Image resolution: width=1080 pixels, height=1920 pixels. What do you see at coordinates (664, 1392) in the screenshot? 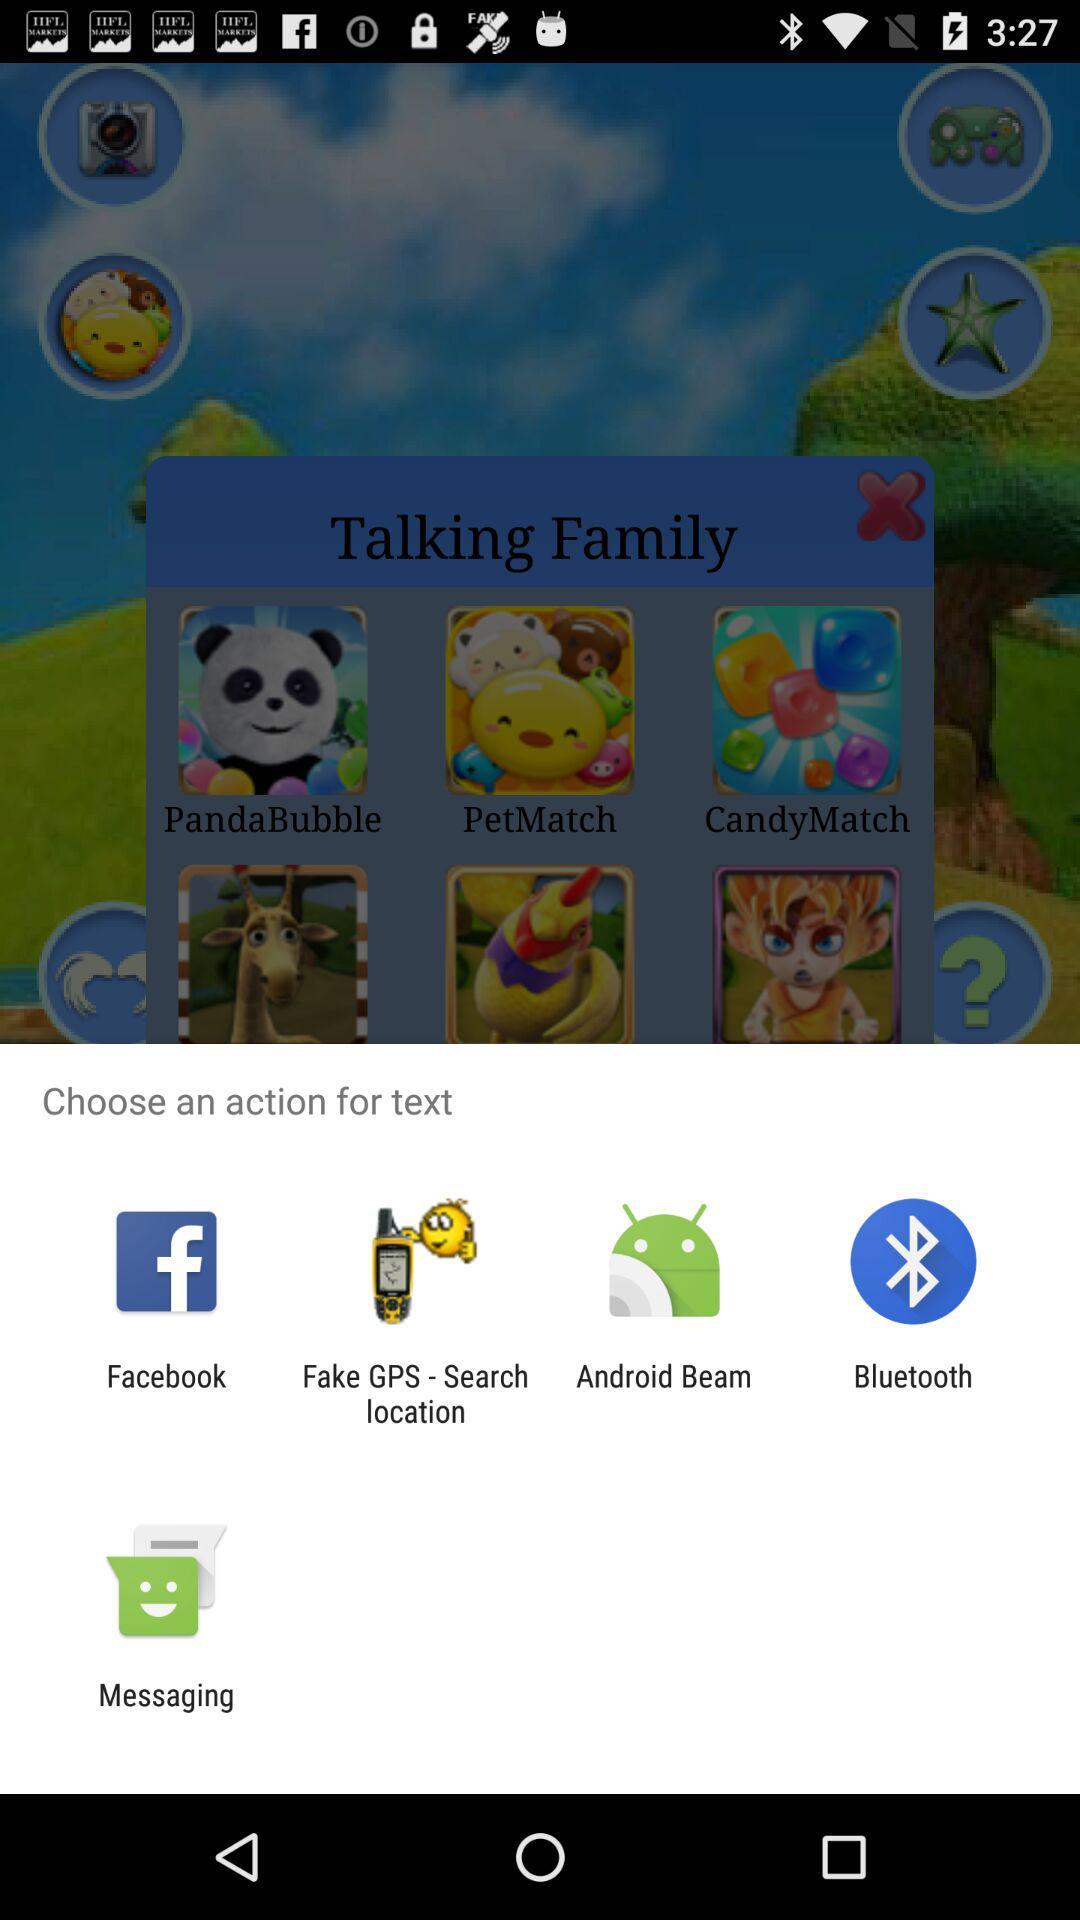
I see `the android beam` at bounding box center [664, 1392].